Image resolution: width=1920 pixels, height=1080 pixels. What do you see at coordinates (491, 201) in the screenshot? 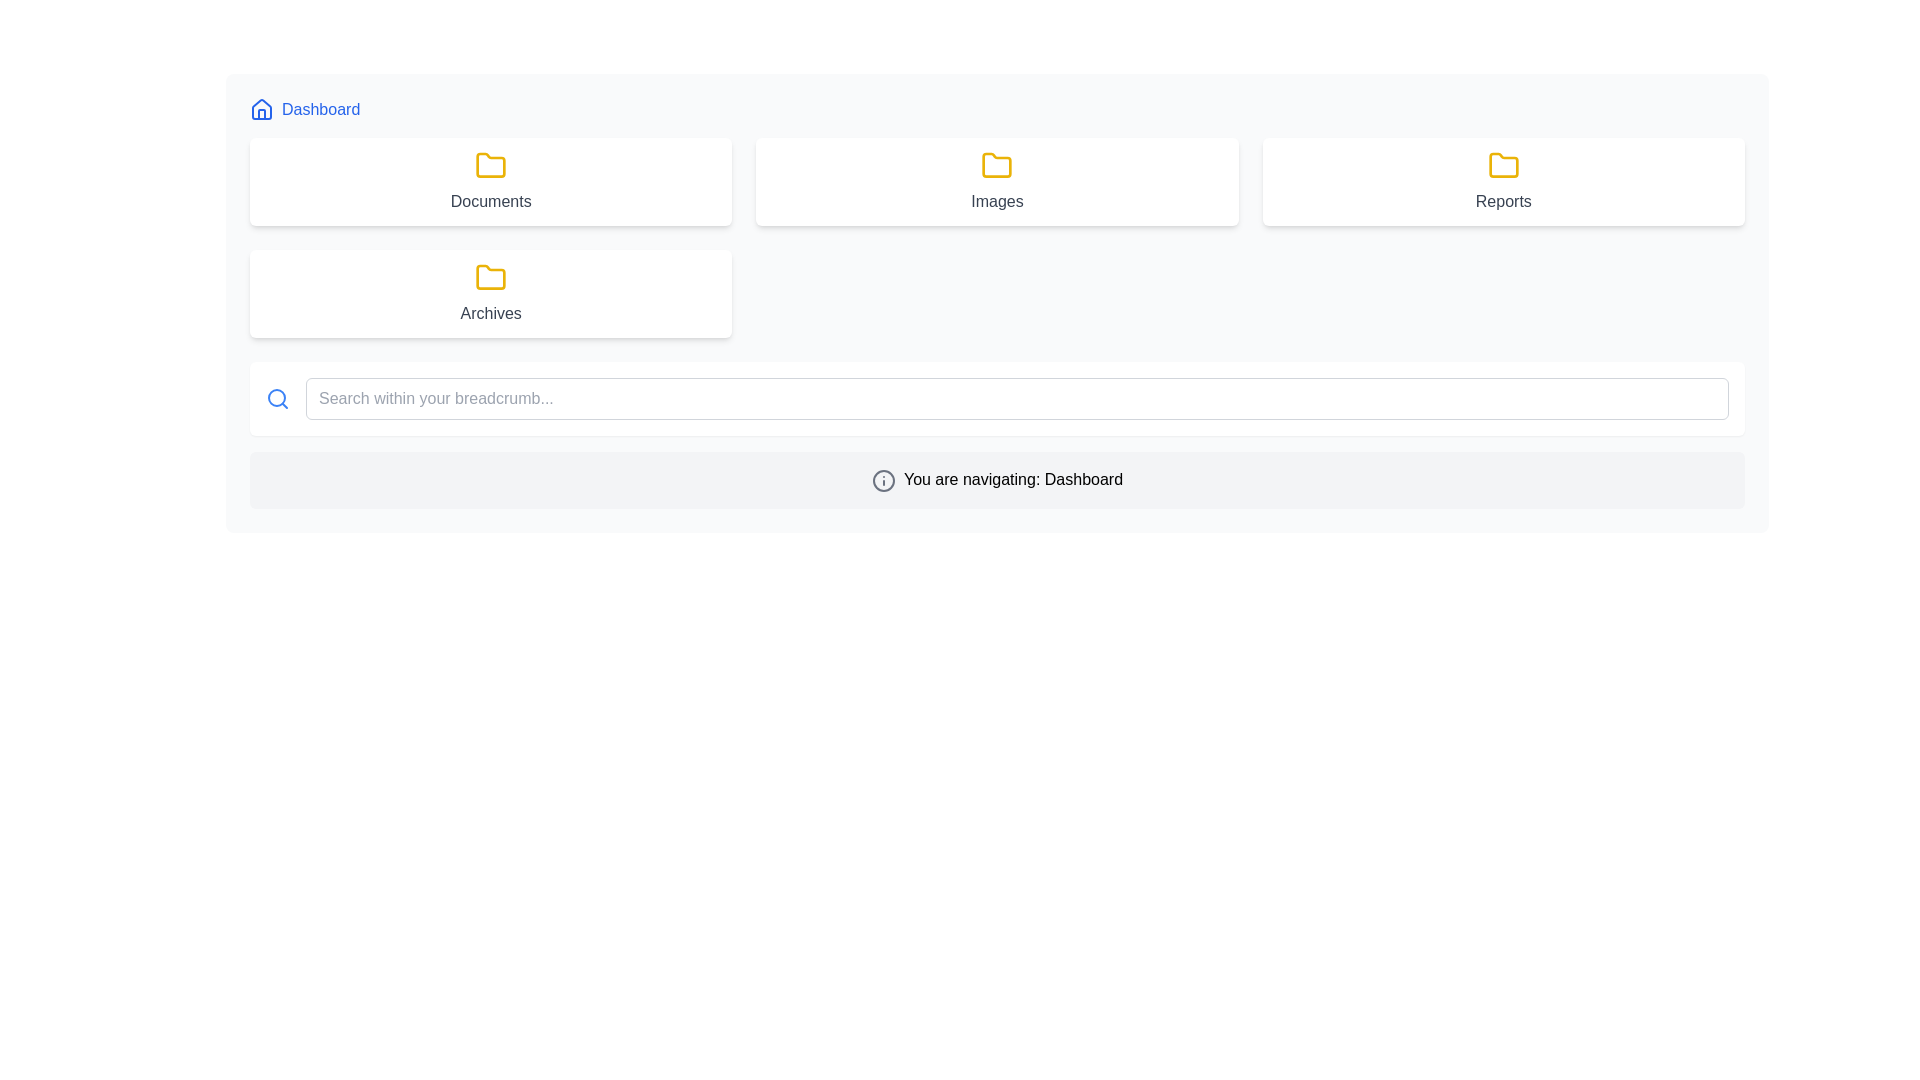
I see `the 'Documents' text label, which is a descriptive label for the folder component representing the Documents section, located below a yellow folder icon in the upper section of the interface` at bounding box center [491, 201].